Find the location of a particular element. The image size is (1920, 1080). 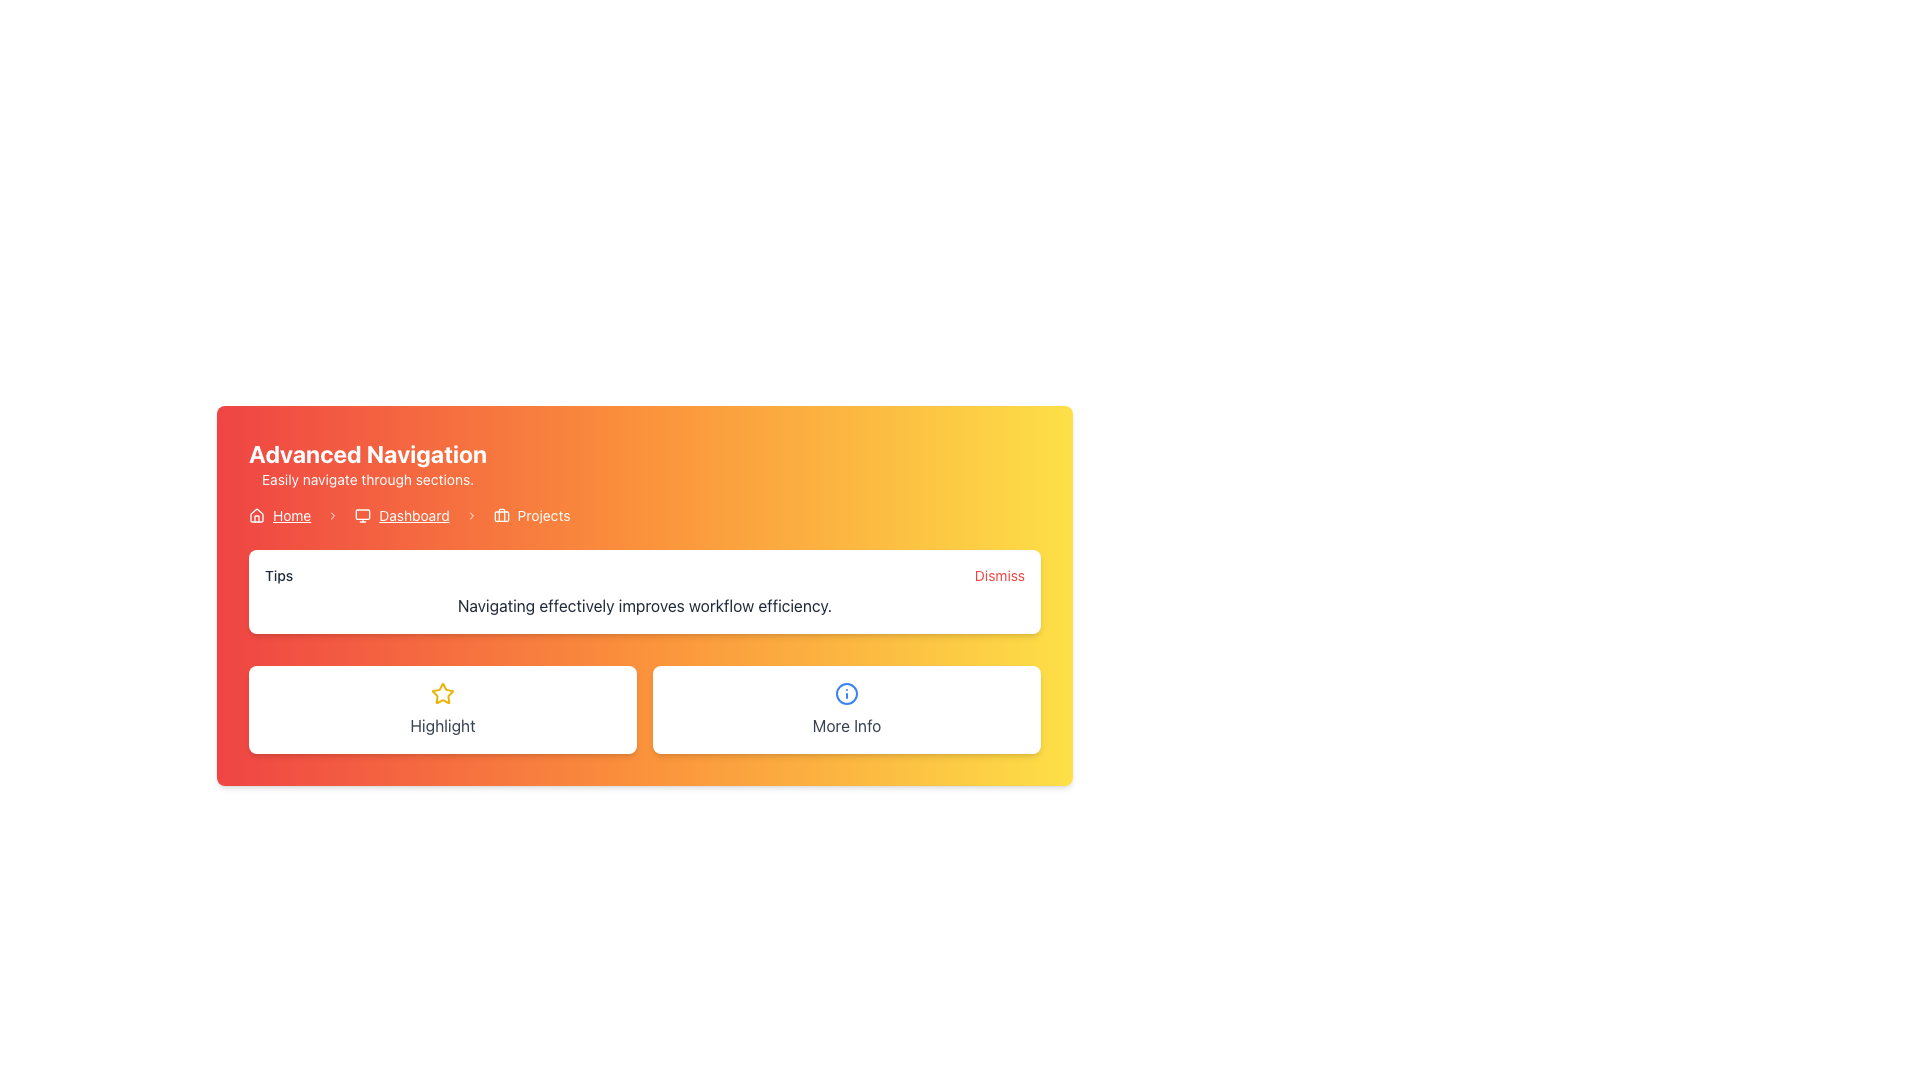

the 'Tips' text label located at the top left of the white section of the interface, which presents the heading or topic label is located at coordinates (278, 575).